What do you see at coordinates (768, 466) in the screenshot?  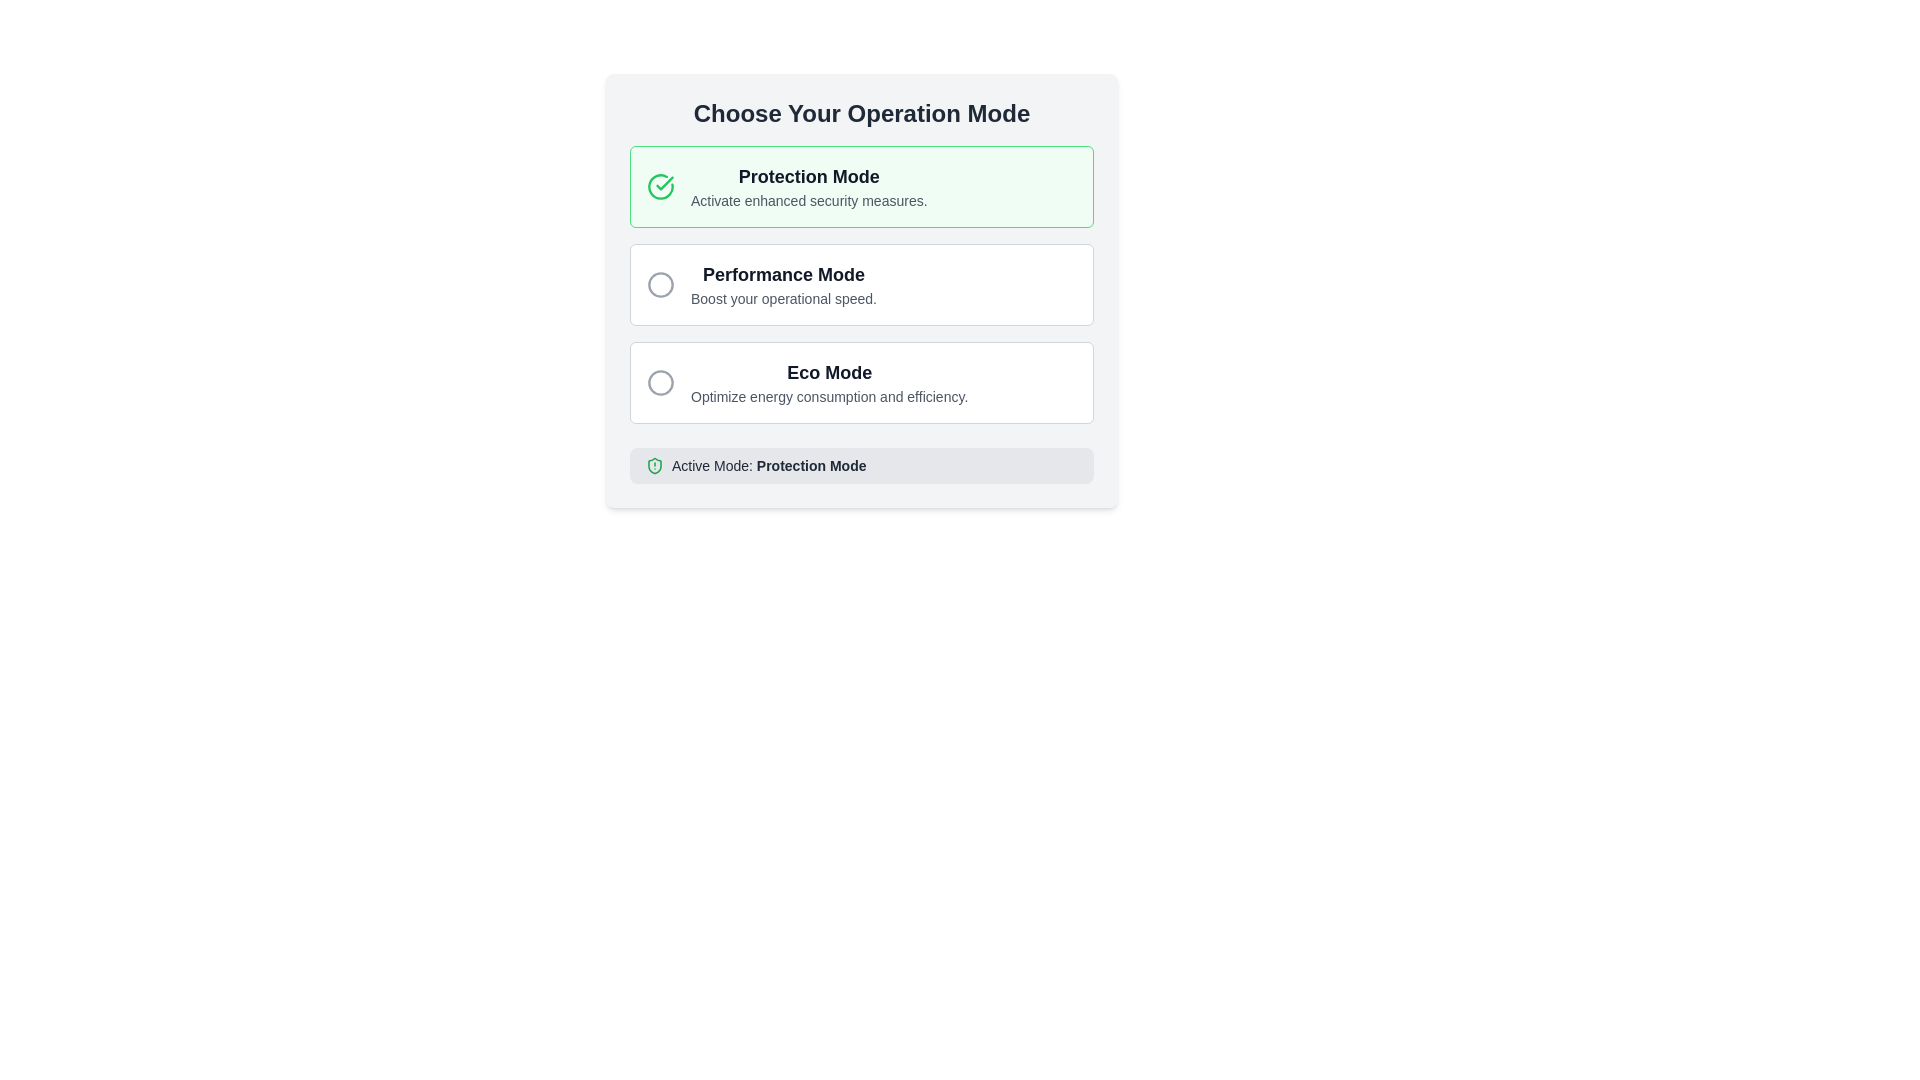 I see `the Text label that displays the currently selected operation mode, located in the bottom part of the interface, within a light gray, rounded rectangular section` at bounding box center [768, 466].